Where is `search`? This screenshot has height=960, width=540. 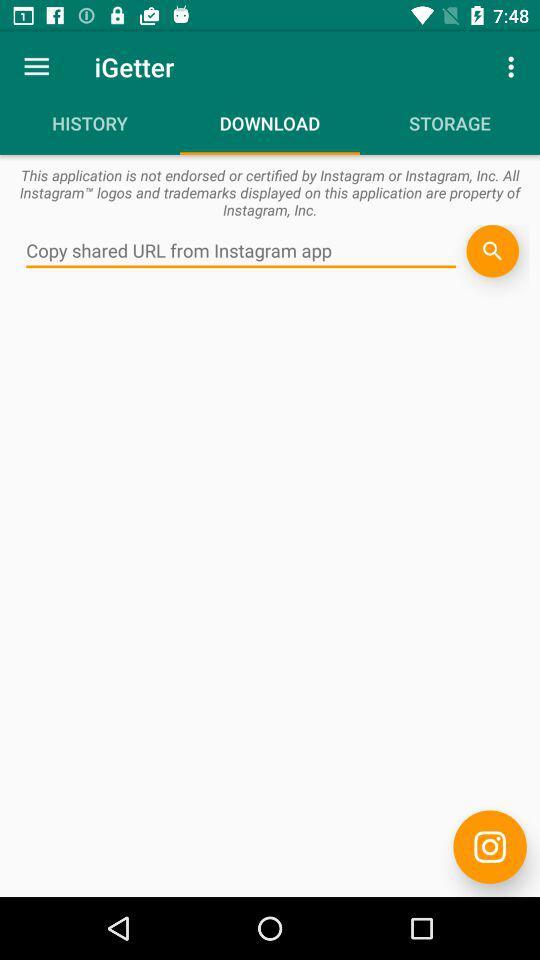 search is located at coordinates (491, 250).